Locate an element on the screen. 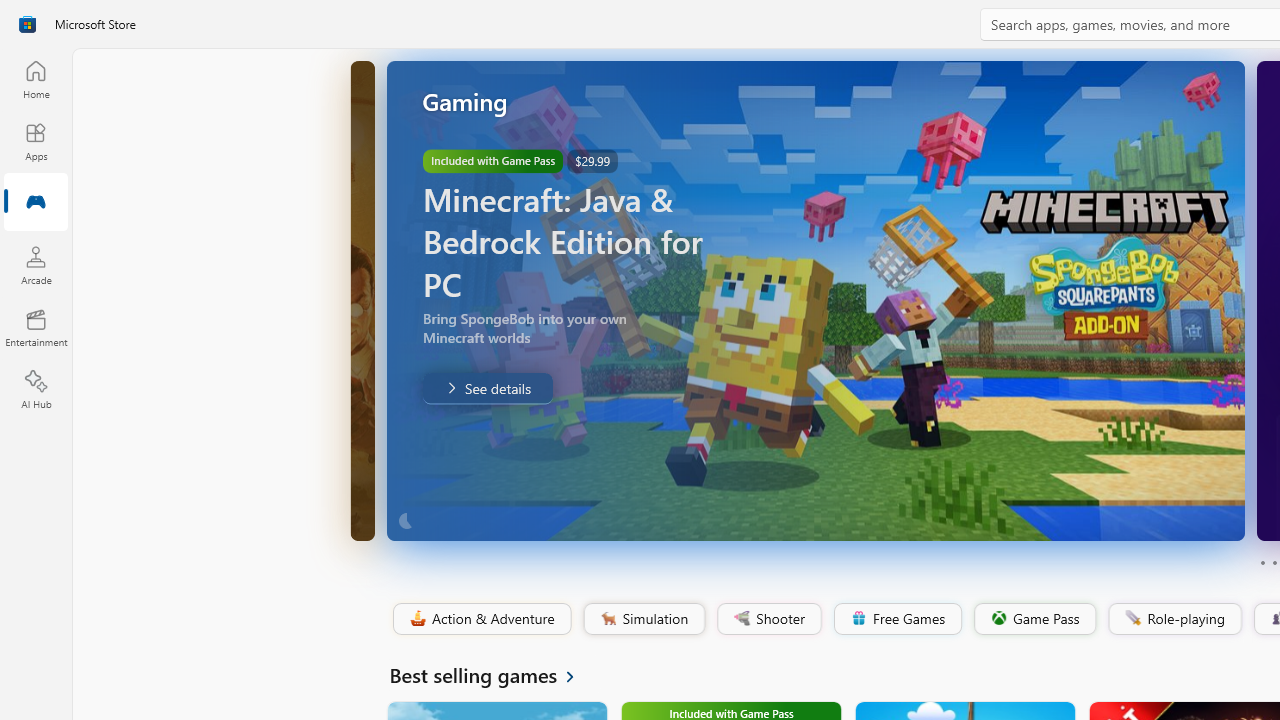  'Arcade' is located at coordinates (35, 264).